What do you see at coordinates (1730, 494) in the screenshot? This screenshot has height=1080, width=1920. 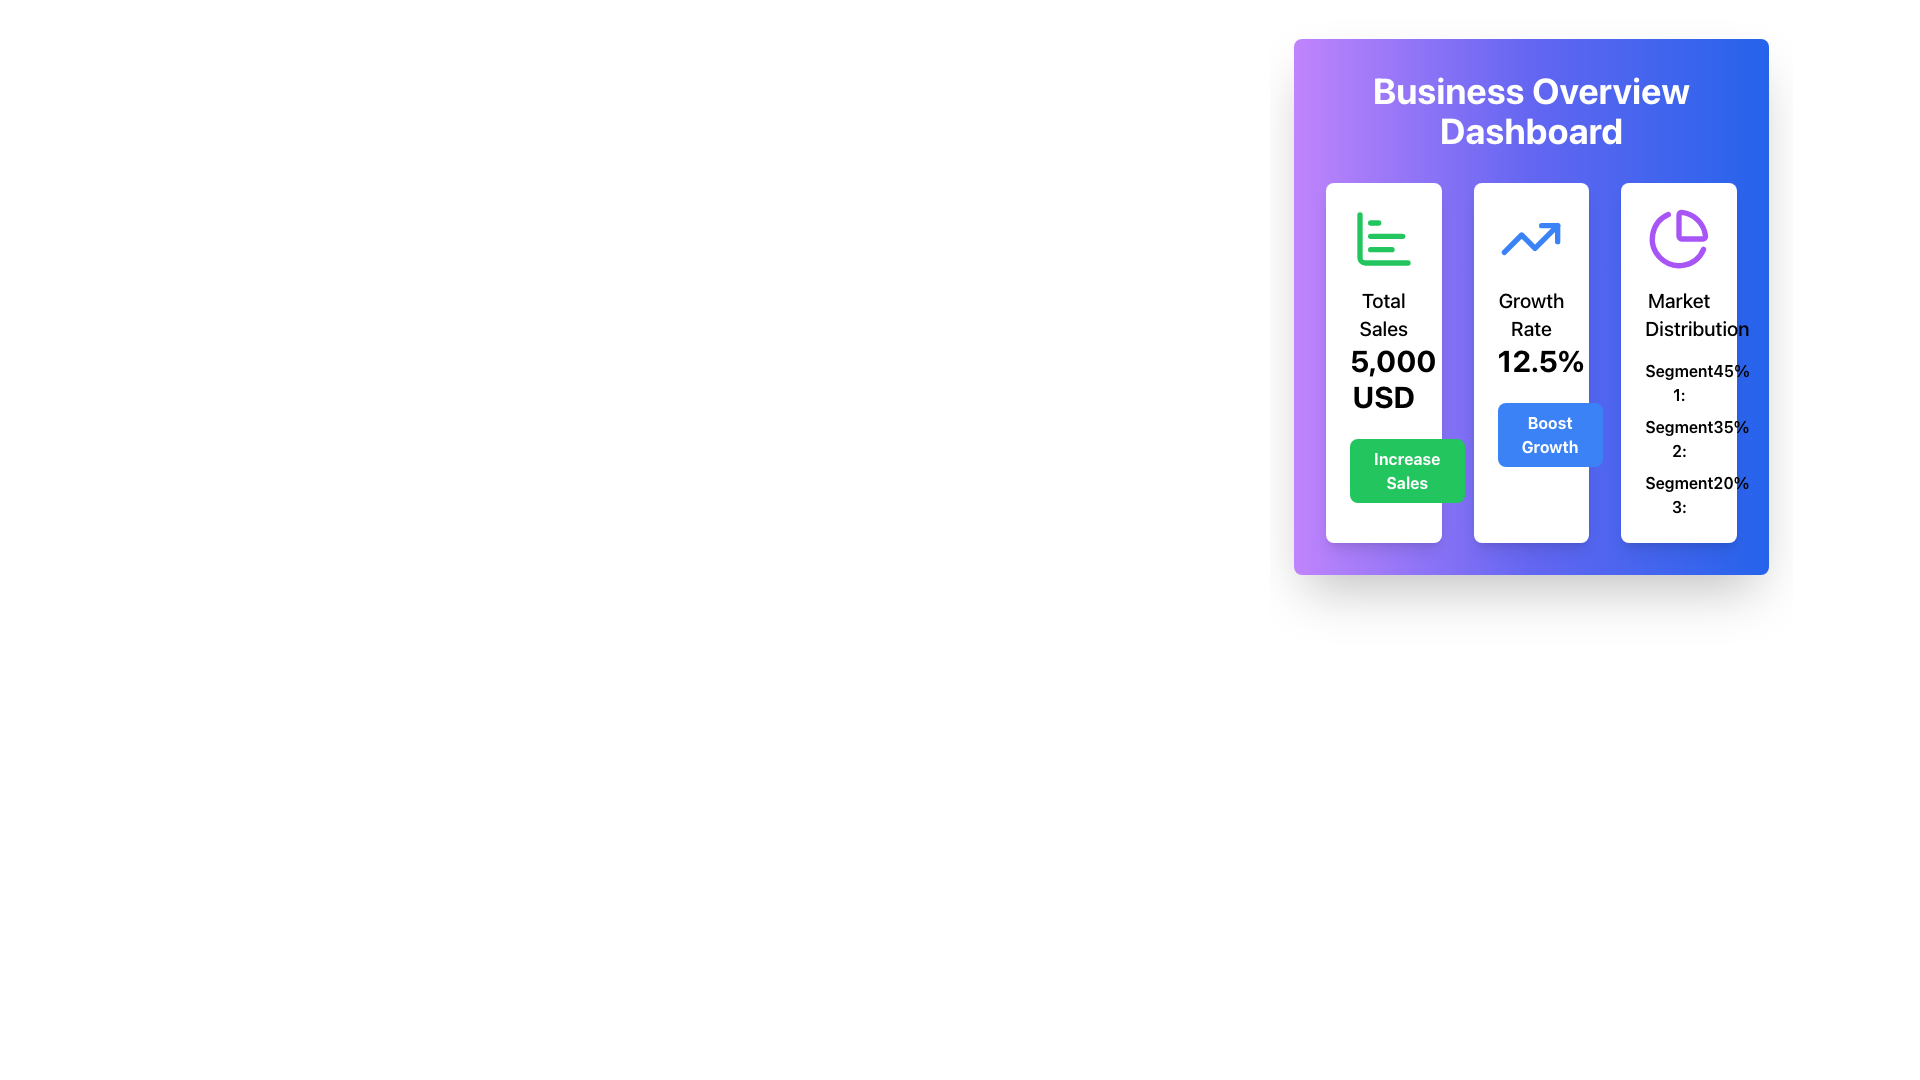 I see `Text Label indicating the percentage value for Segment 3 in the Market Distribution section, which displays 'Segment 3:20%'` at bounding box center [1730, 494].